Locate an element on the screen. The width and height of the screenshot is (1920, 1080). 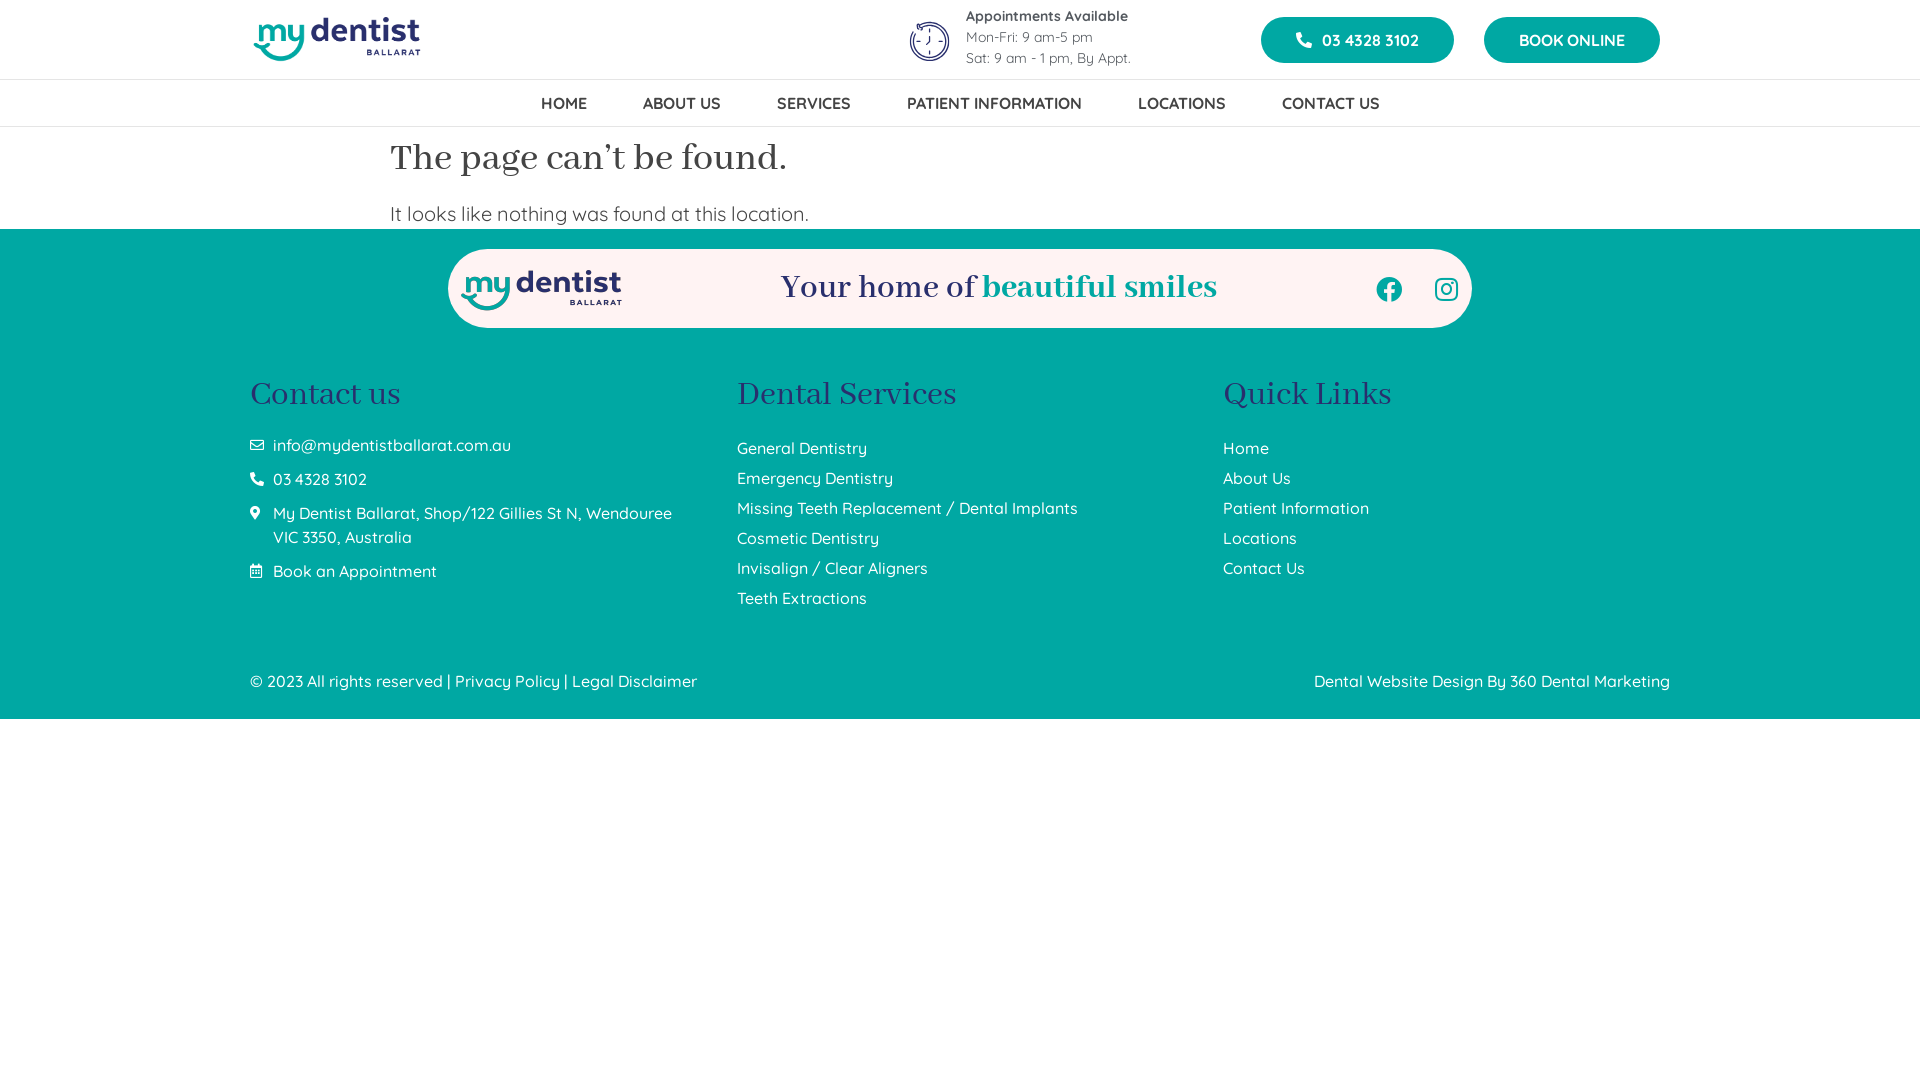
'Cosmetic Dentistry' is located at coordinates (960, 536).